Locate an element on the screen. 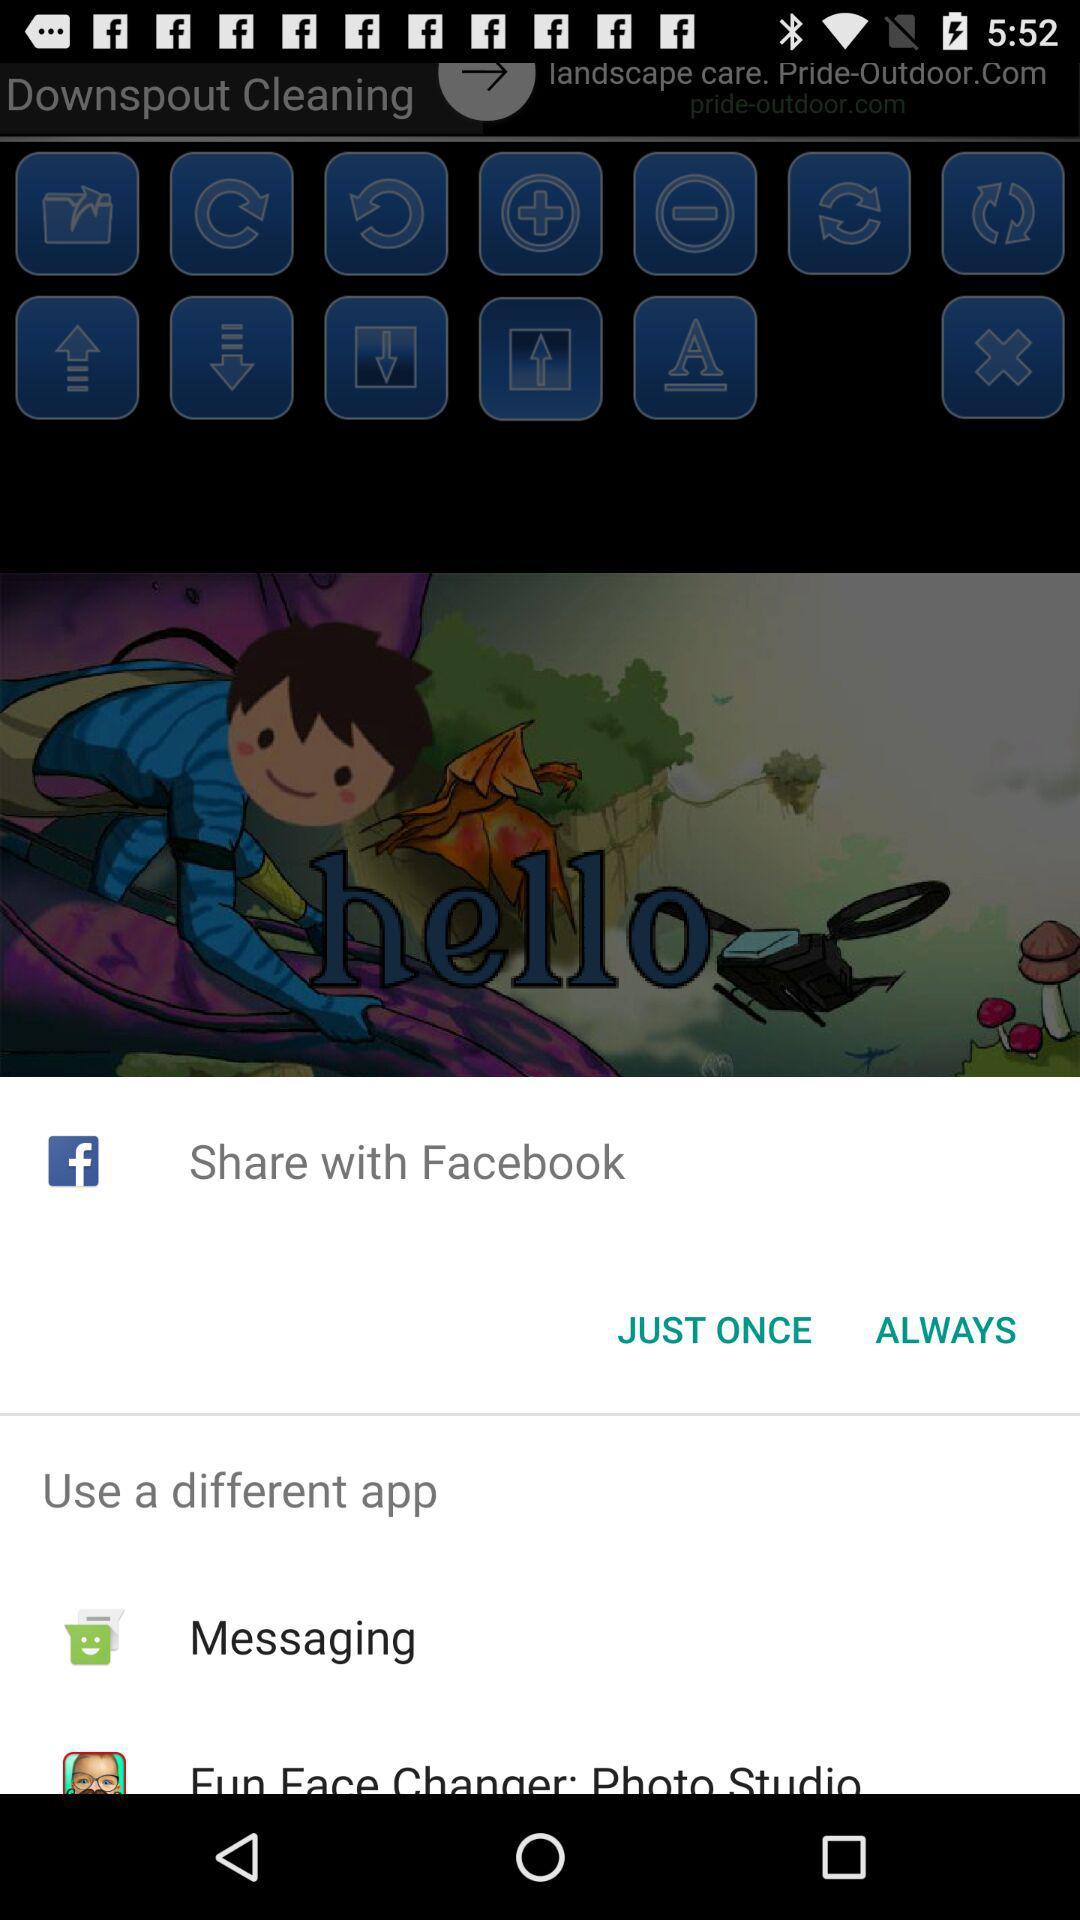  the item below share with facebook is located at coordinates (713, 1329).